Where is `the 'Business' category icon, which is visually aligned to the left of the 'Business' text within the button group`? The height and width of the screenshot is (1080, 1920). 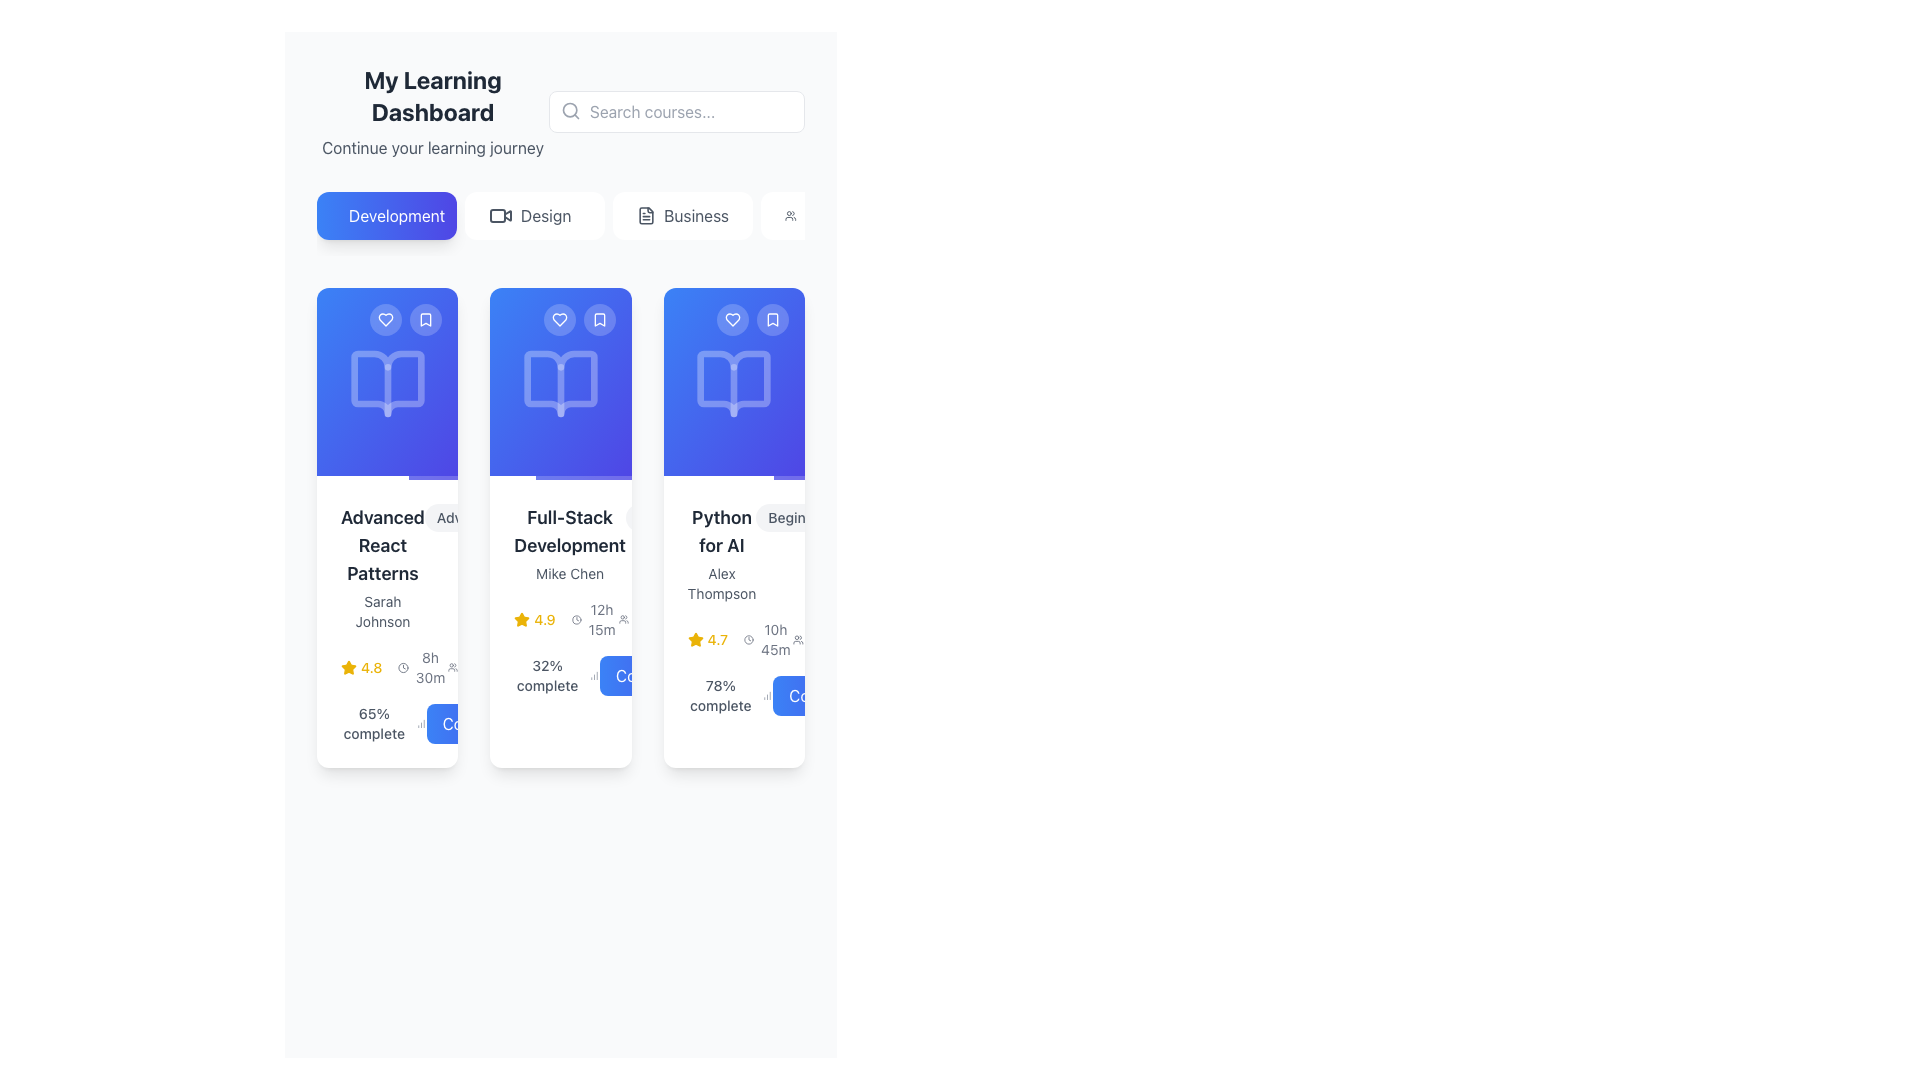 the 'Business' category icon, which is visually aligned to the left of the 'Business' text within the button group is located at coordinates (646, 216).